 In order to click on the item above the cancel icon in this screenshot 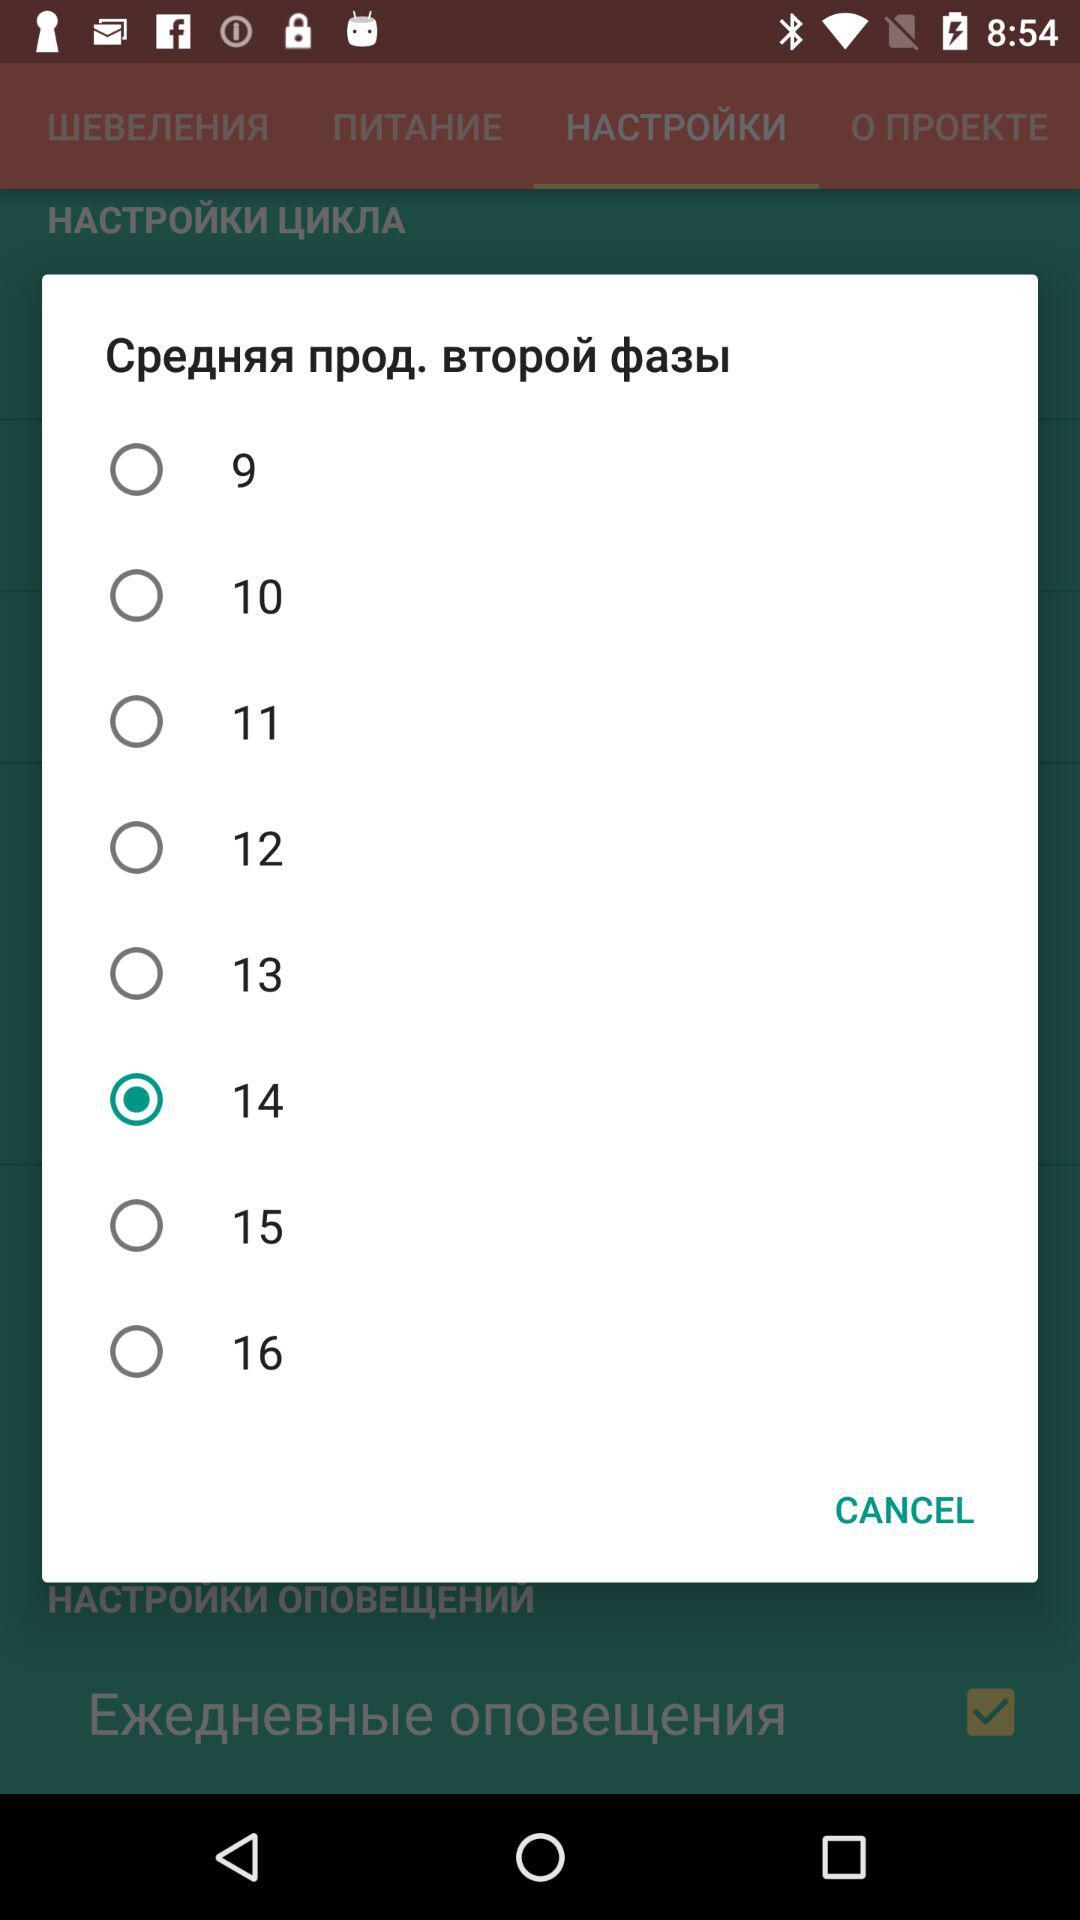, I will do `click(540, 1351)`.